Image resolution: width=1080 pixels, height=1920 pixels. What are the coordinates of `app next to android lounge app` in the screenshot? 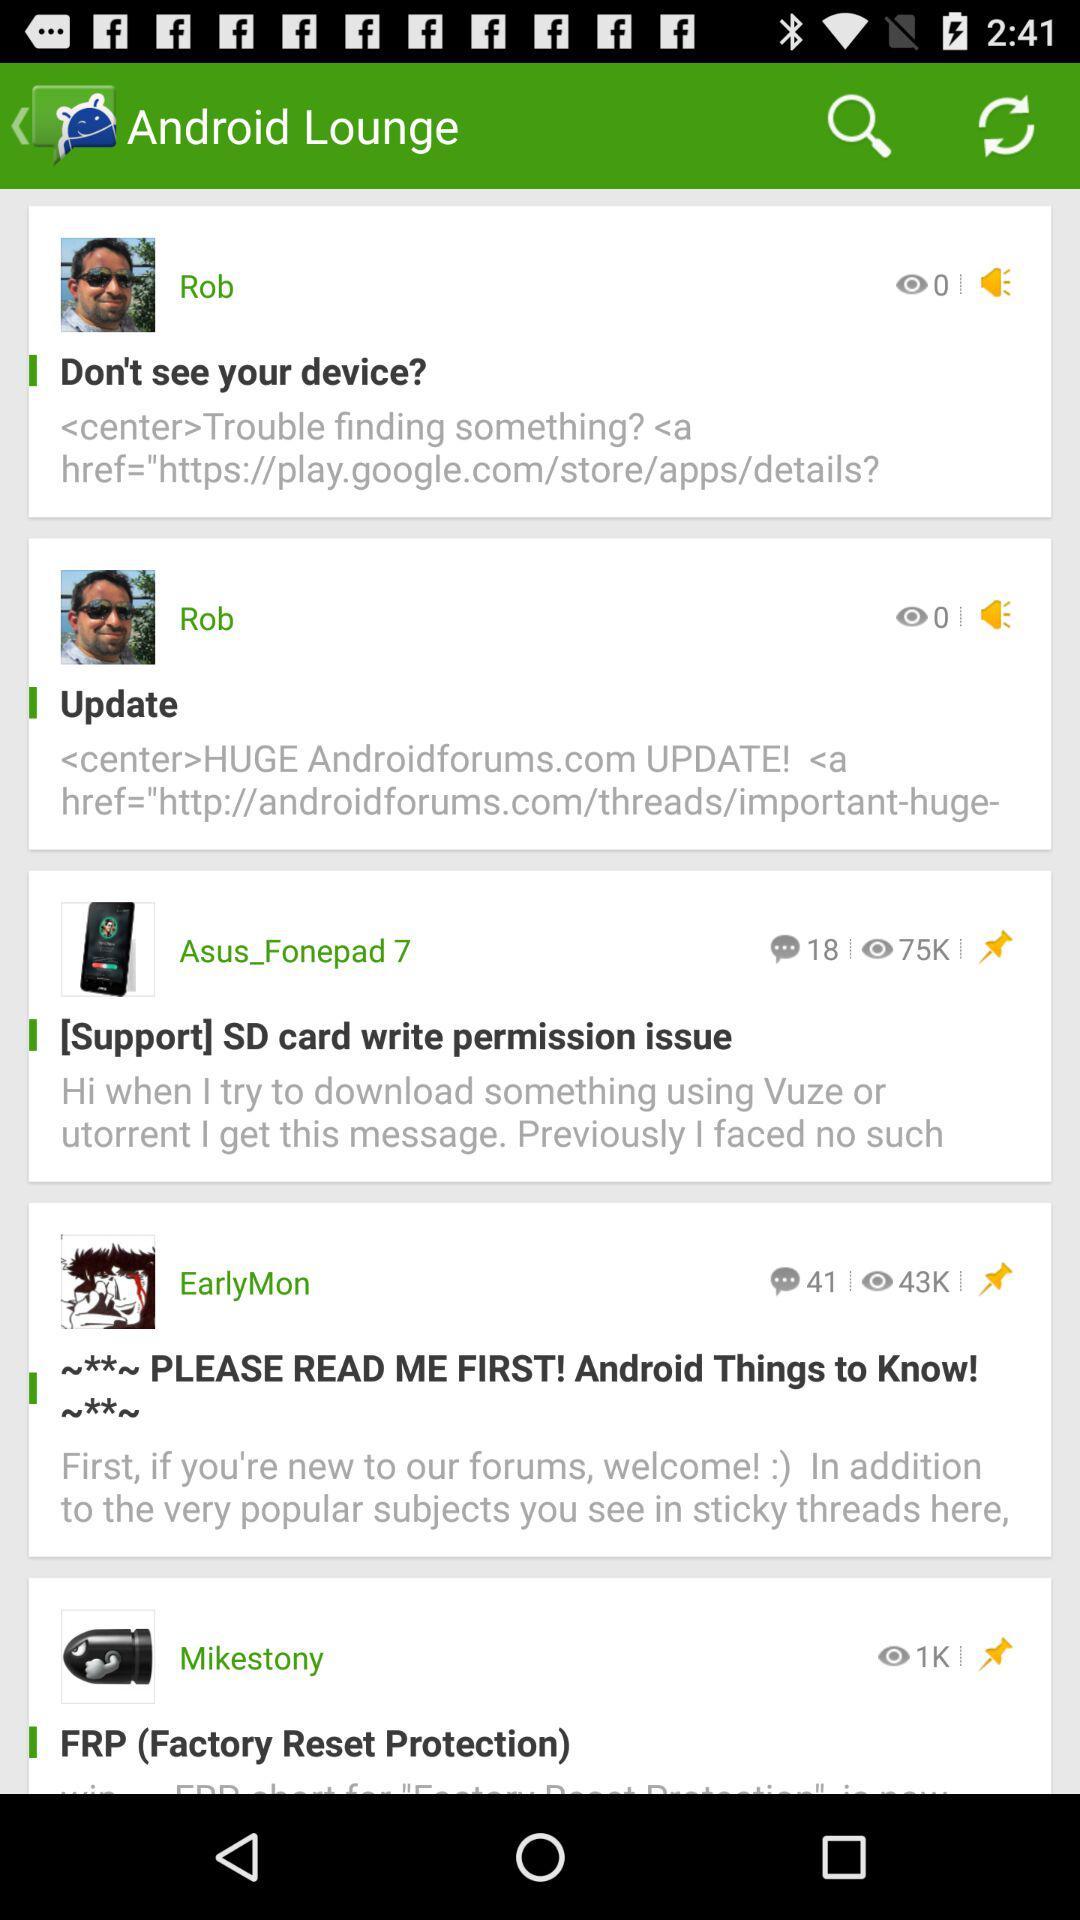 It's located at (858, 124).